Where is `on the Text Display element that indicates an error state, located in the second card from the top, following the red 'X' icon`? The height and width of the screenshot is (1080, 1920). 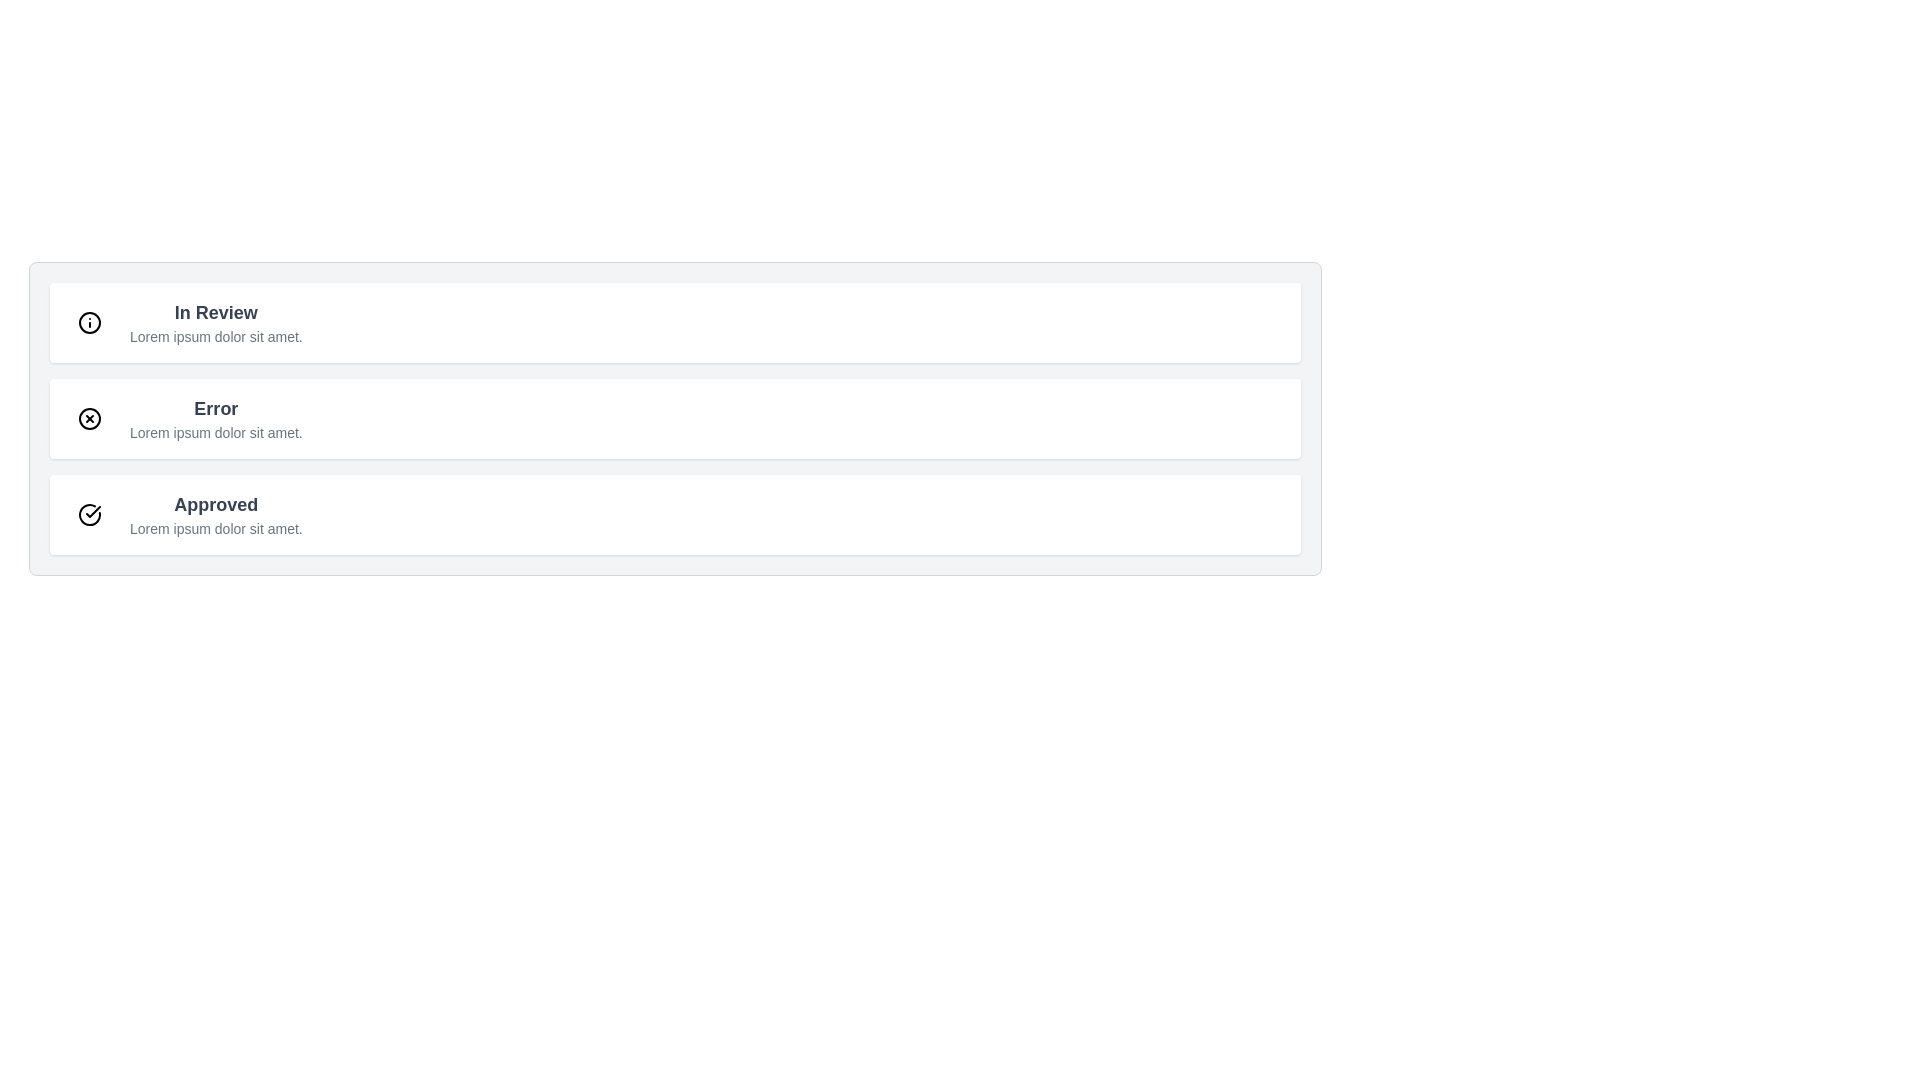
on the Text Display element that indicates an error state, located in the second card from the top, following the red 'X' icon is located at coordinates (216, 418).